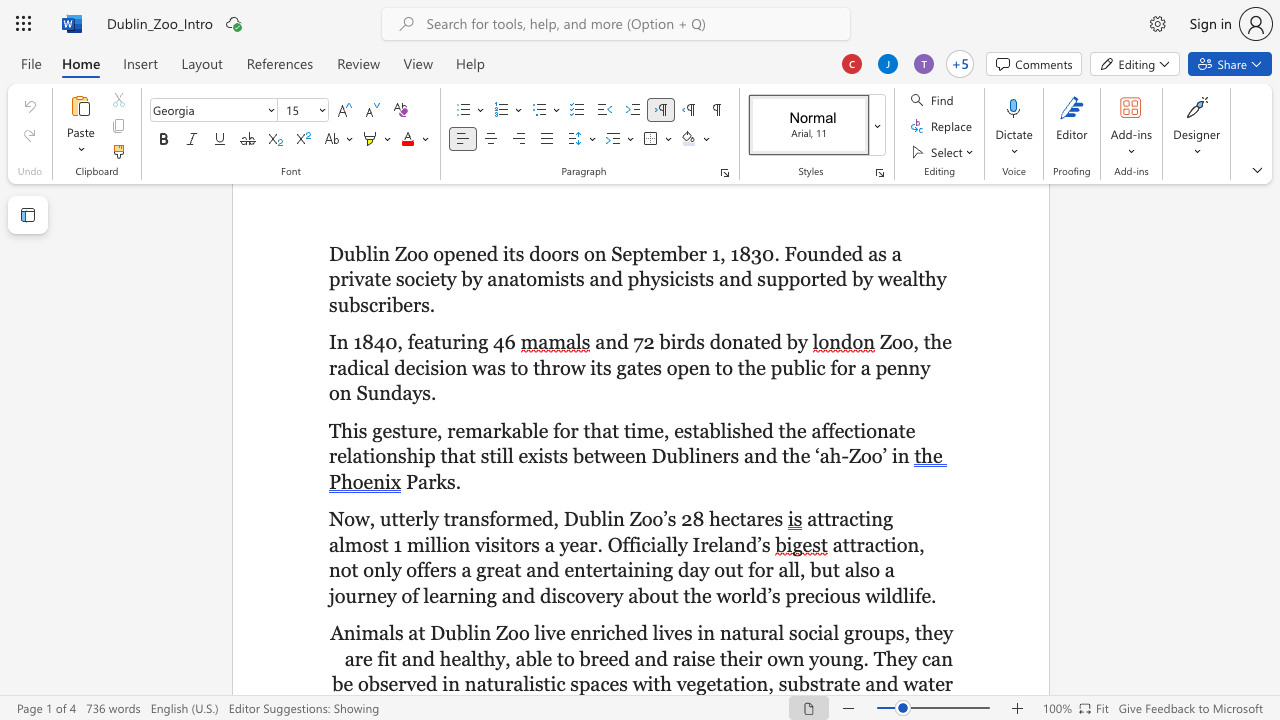 The height and width of the screenshot is (720, 1280). What do you see at coordinates (862, 658) in the screenshot?
I see `the space between the continuous character "g" and "." in the text` at bounding box center [862, 658].